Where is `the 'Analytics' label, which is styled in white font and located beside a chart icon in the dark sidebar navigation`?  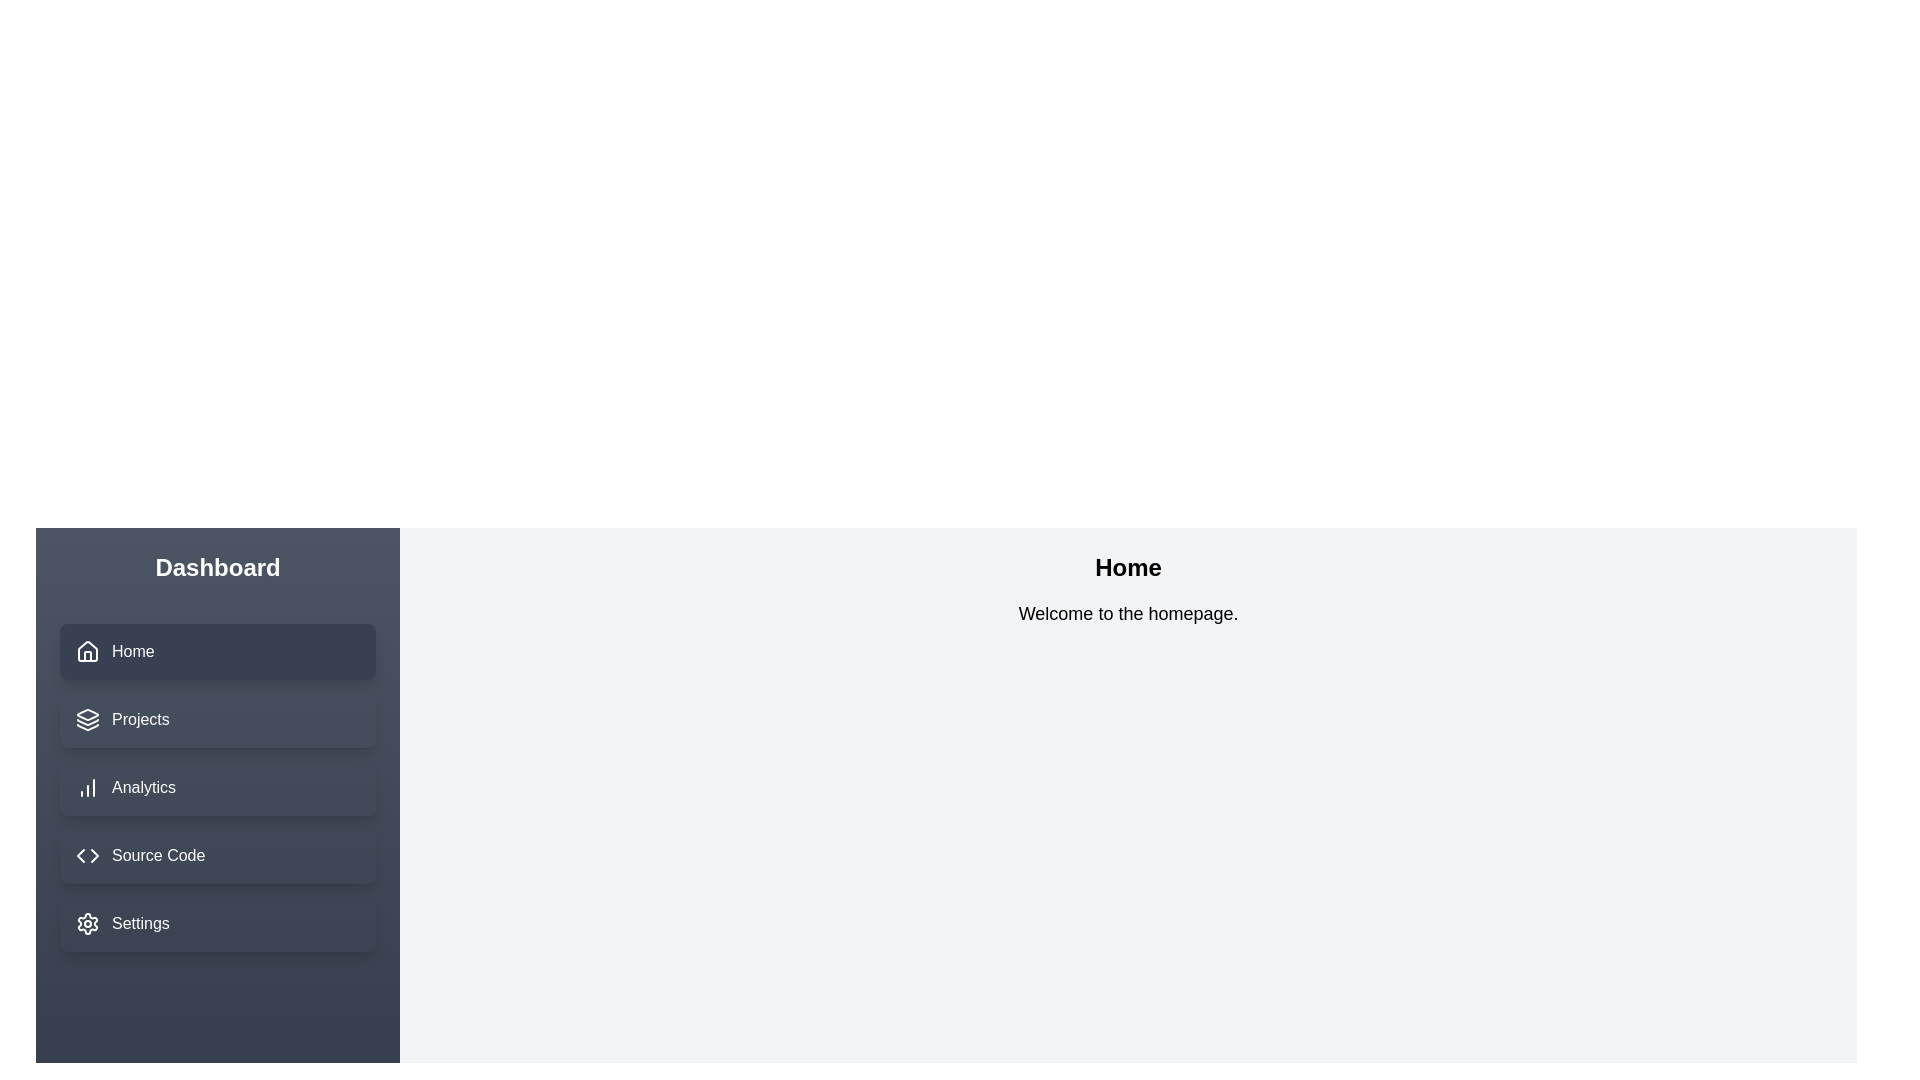
the 'Analytics' label, which is styled in white font and located beside a chart icon in the dark sidebar navigation is located at coordinates (143, 786).